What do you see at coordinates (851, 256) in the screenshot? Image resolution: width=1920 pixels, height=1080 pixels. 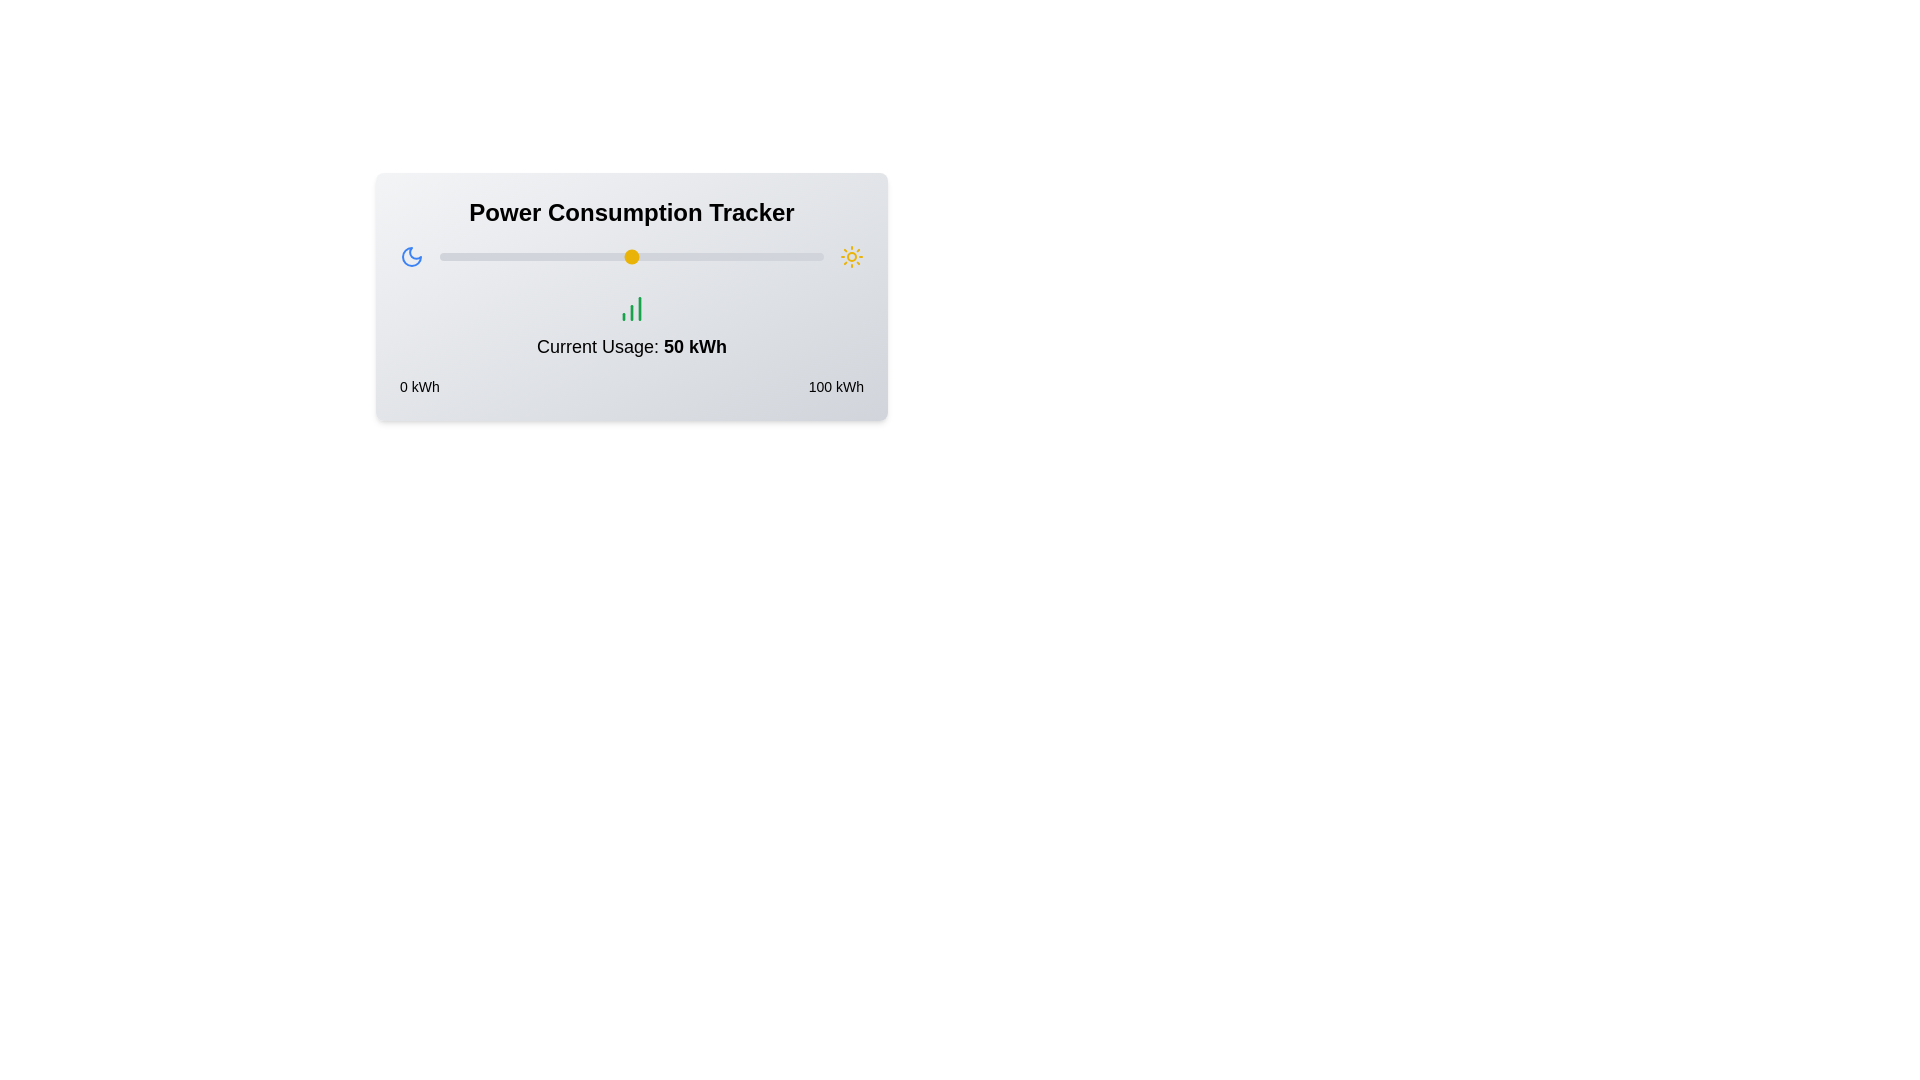 I see `the Sun icon to toggle the theme` at bounding box center [851, 256].